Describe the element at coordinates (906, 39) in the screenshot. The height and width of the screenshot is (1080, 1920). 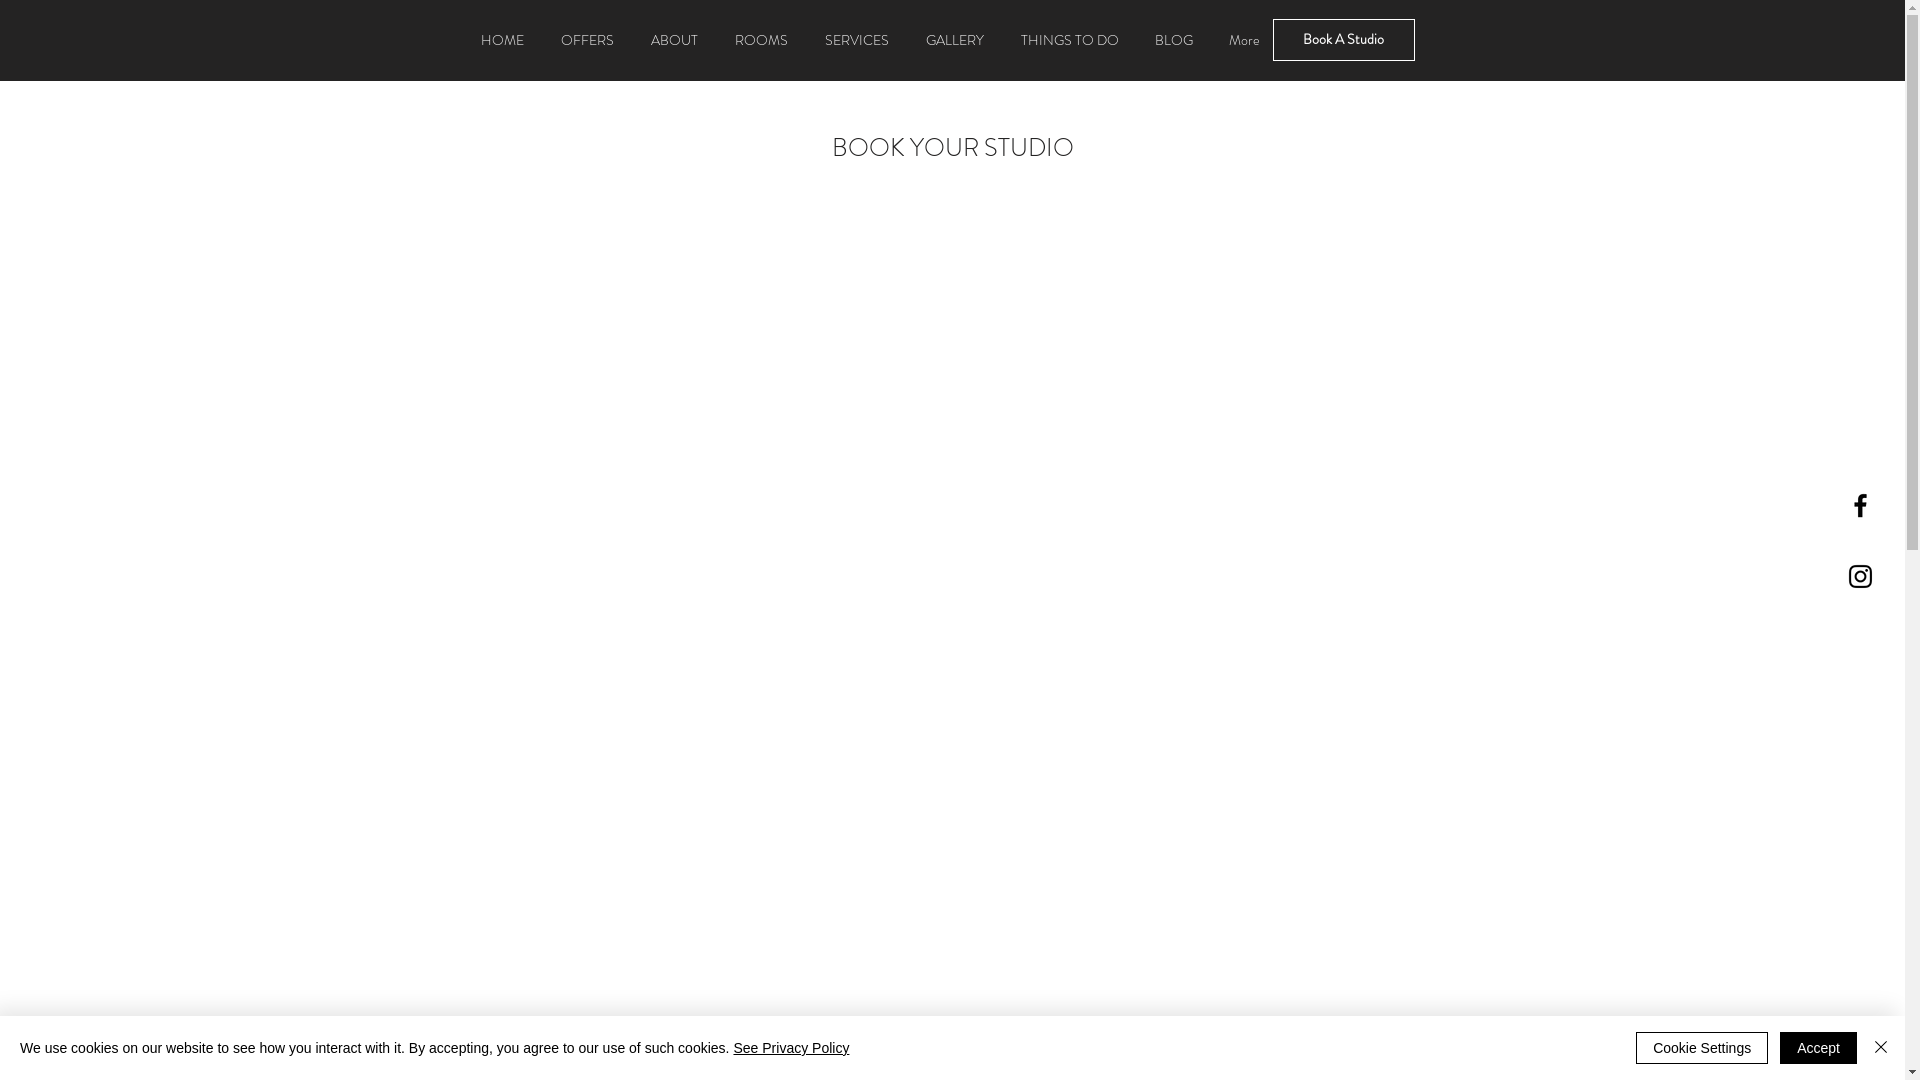
I see `'GALLERY'` at that location.